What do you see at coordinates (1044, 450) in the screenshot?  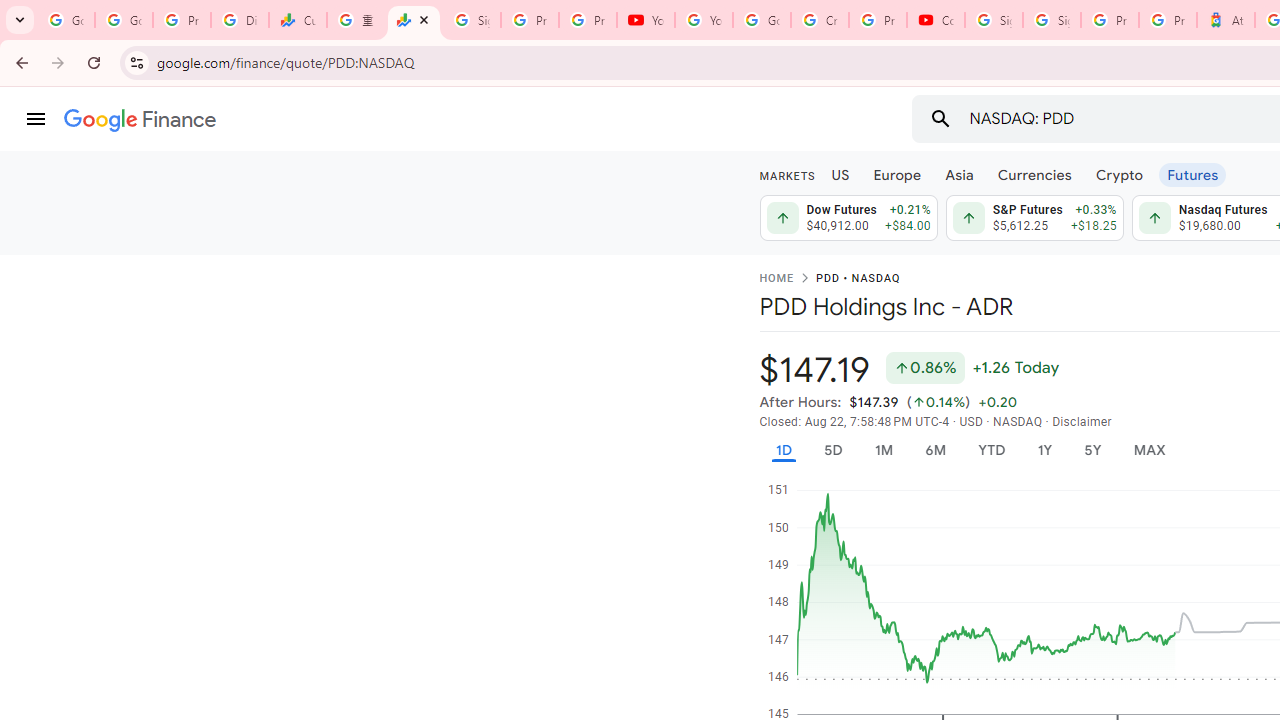 I see `'1Y'` at bounding box center [1044, 450].